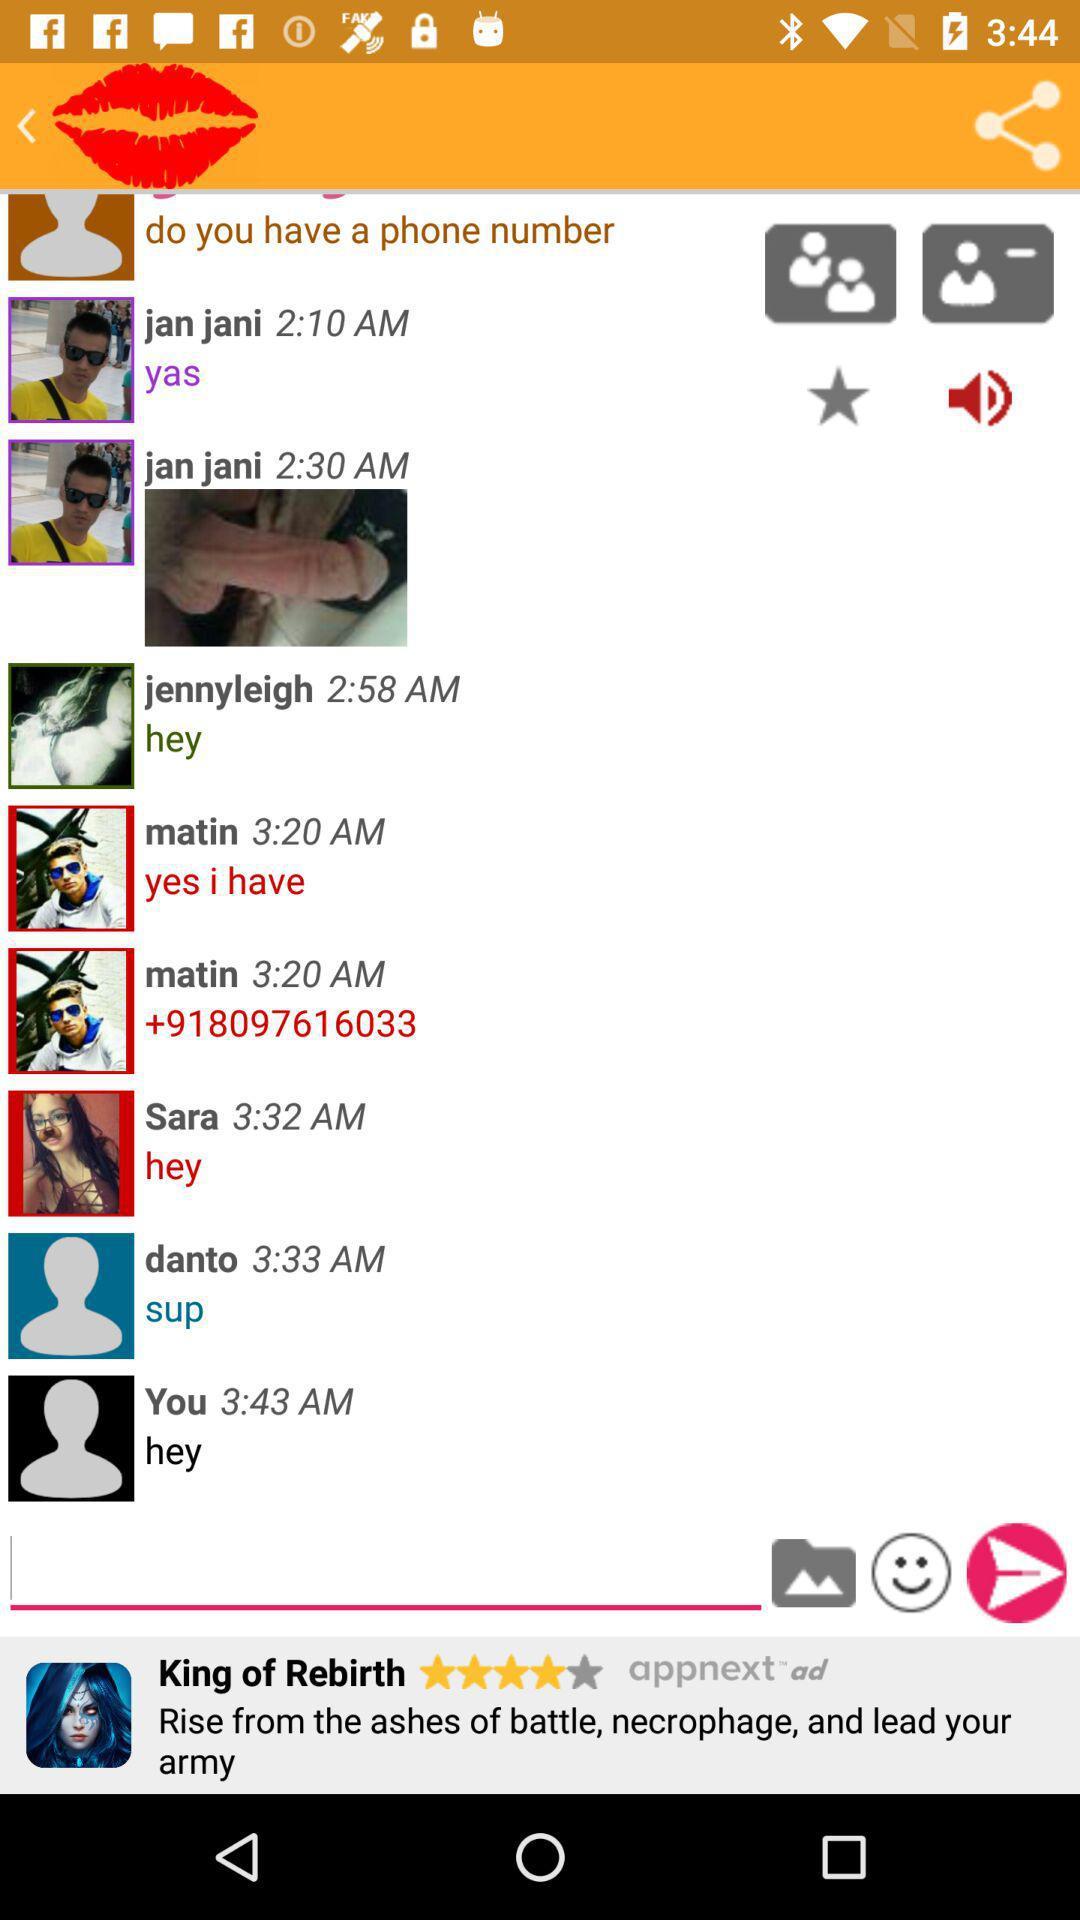 Image resolution: width=1080 pixels, height=1920 pixels. What do you see at coordinates (987, 272) in the screenshot?
I see `the avatar icon` at bounding box center [987, 272].